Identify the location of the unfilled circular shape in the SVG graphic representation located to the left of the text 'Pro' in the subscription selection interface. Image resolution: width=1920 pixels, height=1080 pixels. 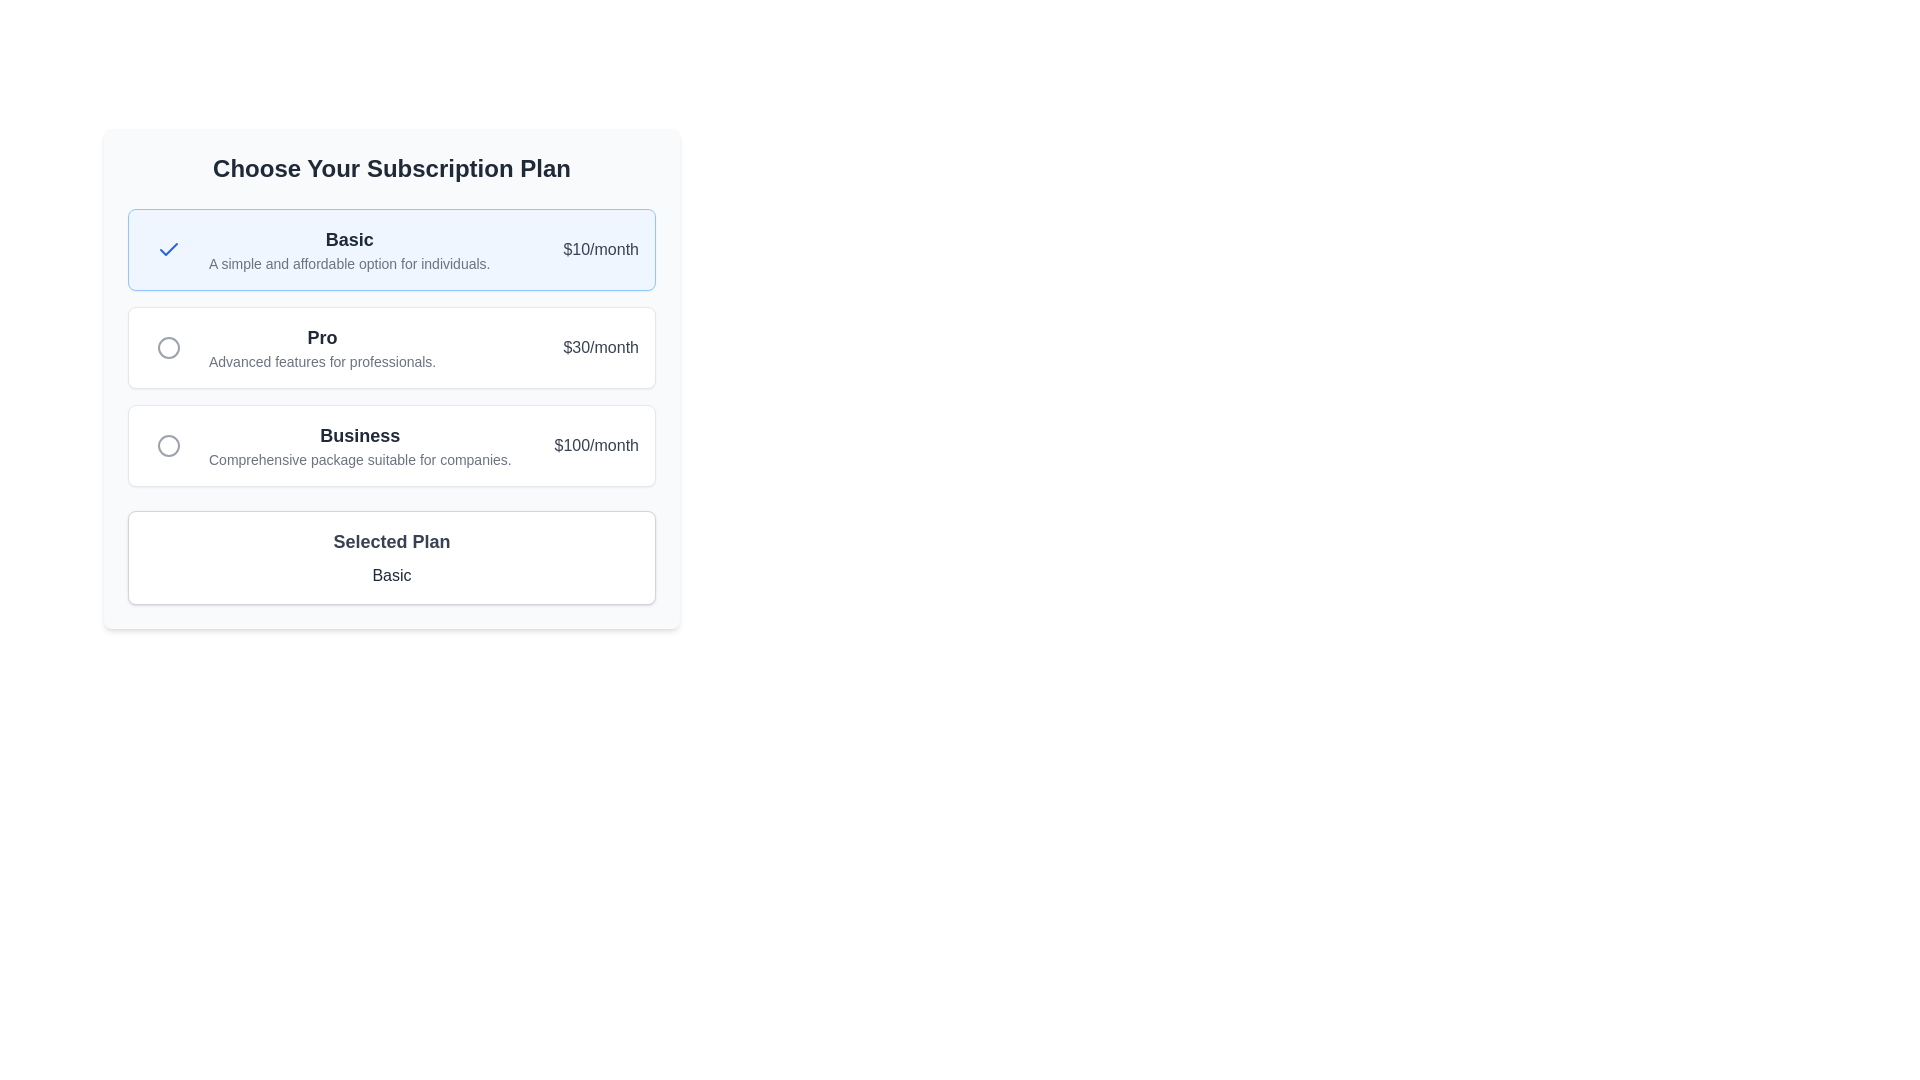
(168, 346).